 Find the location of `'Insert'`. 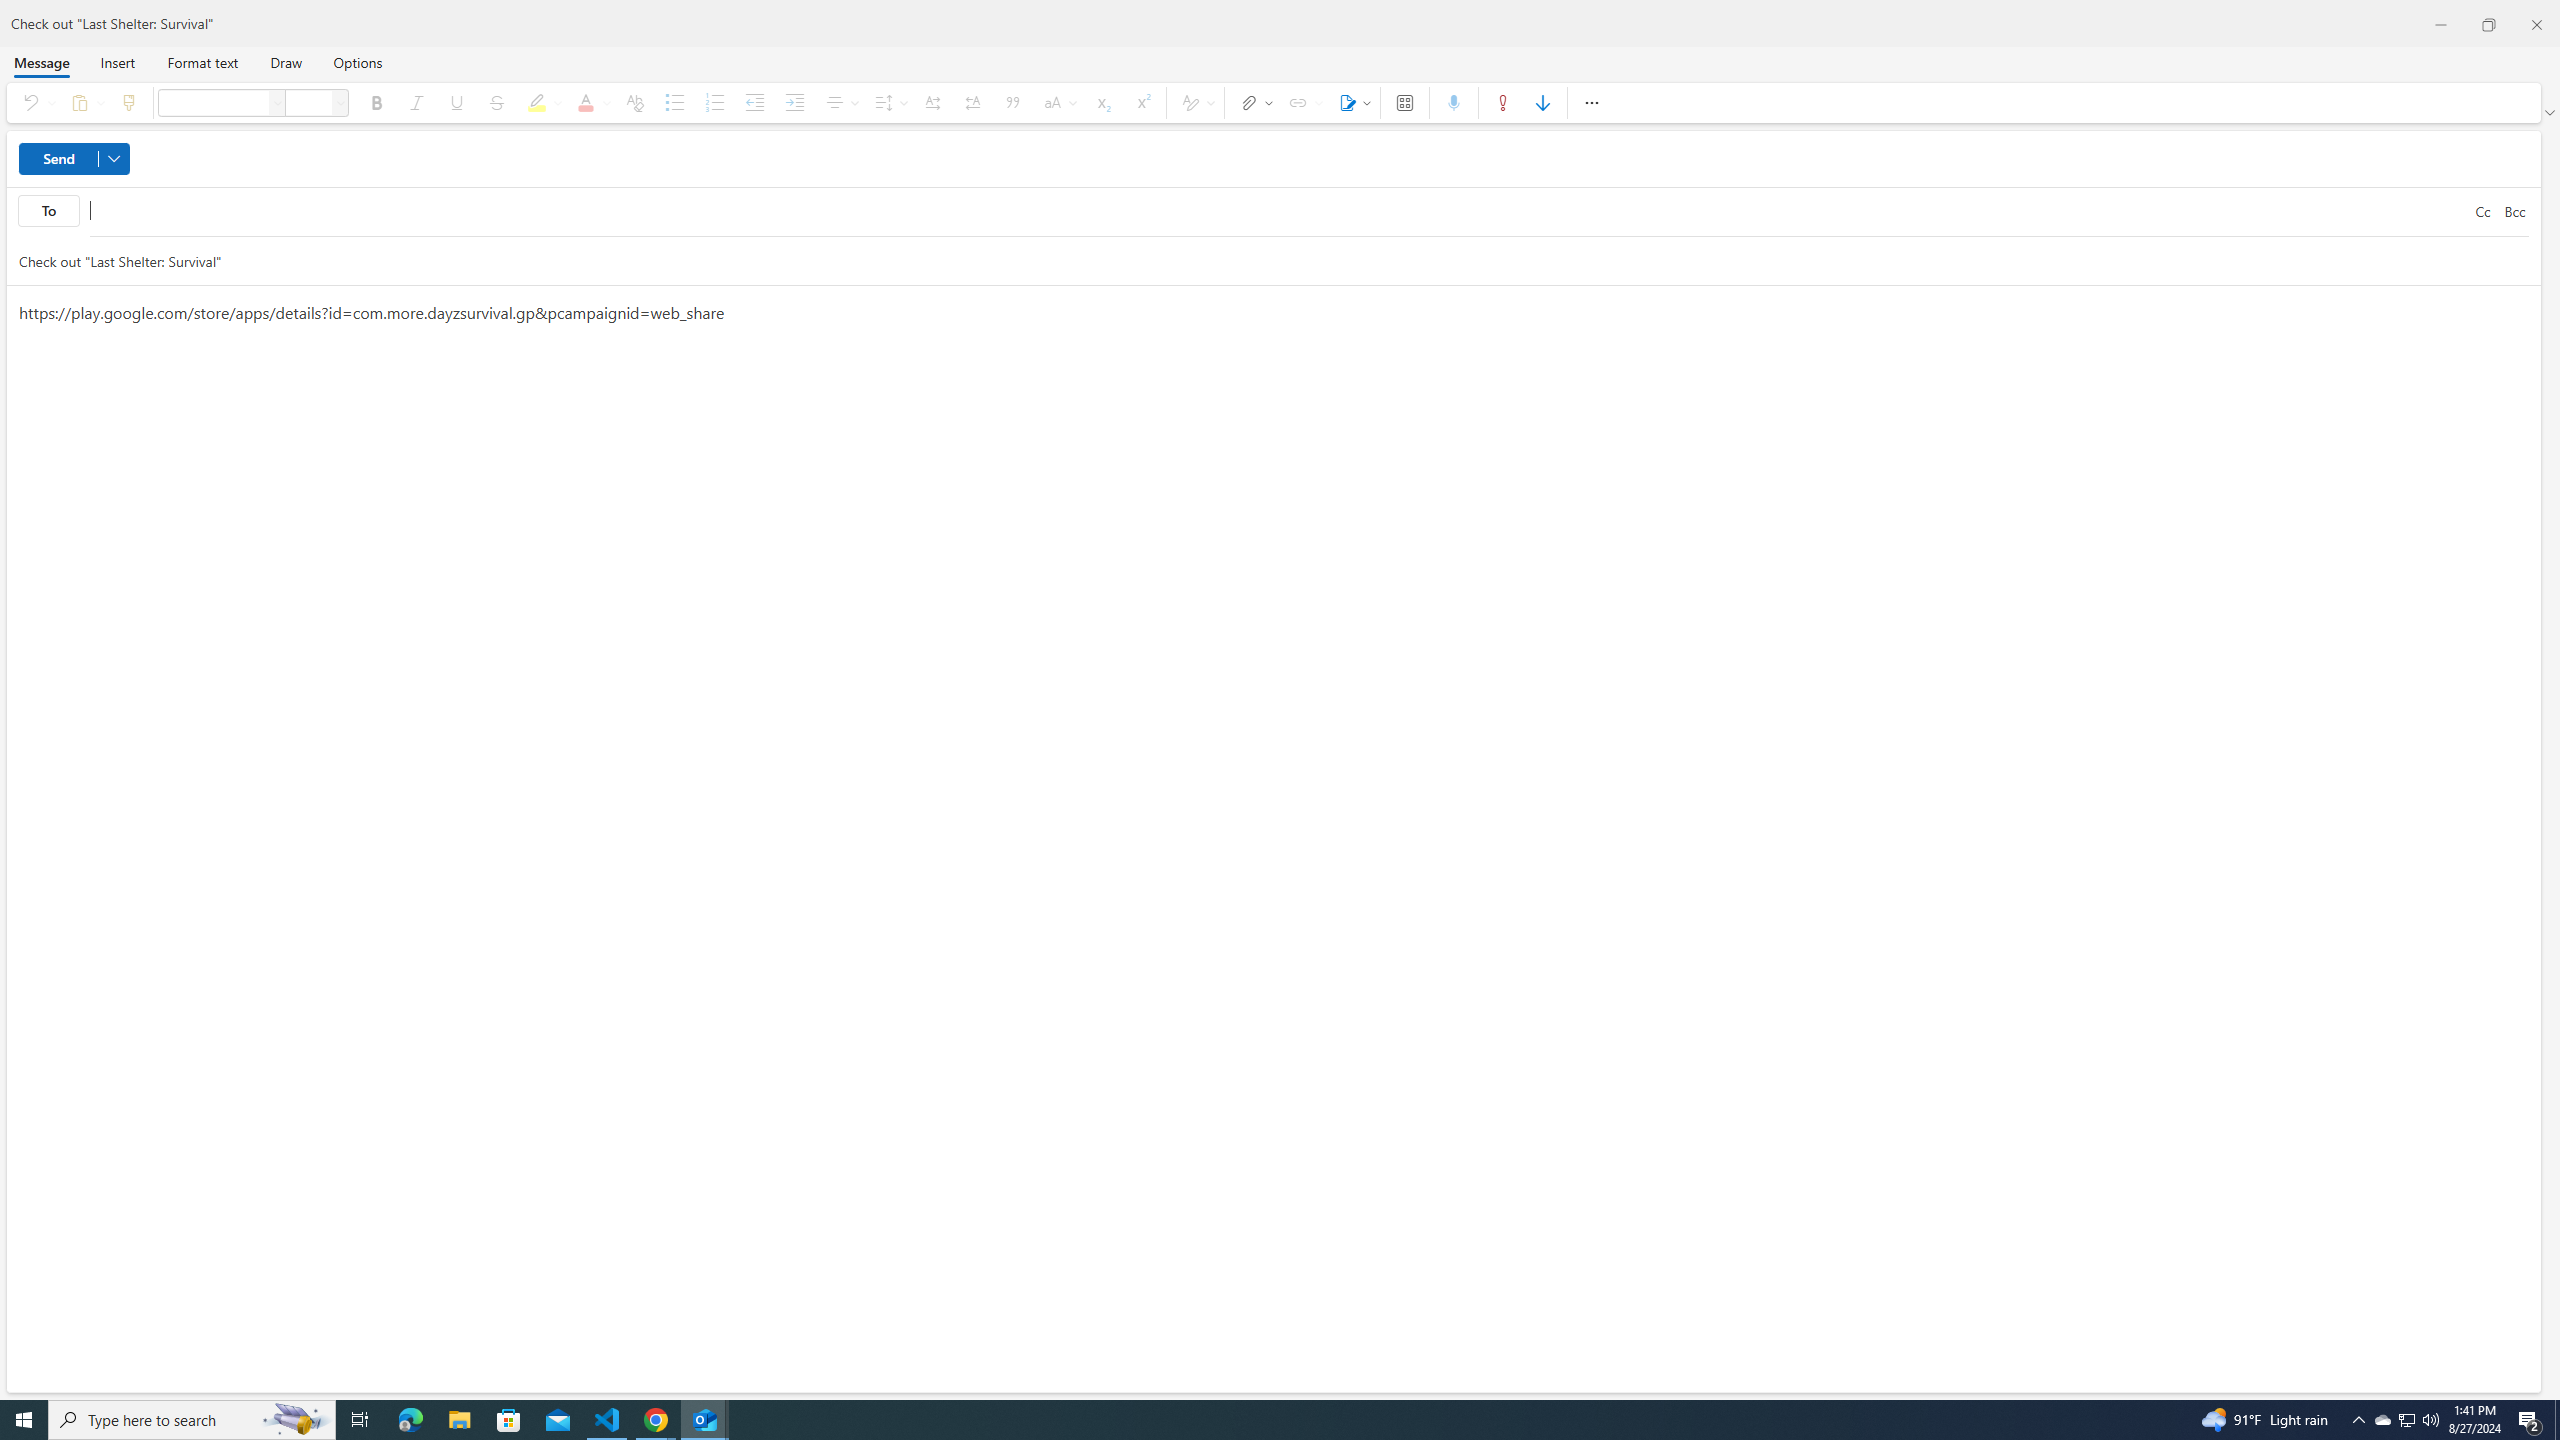

'Insert' is located at coordinates (117, 61).